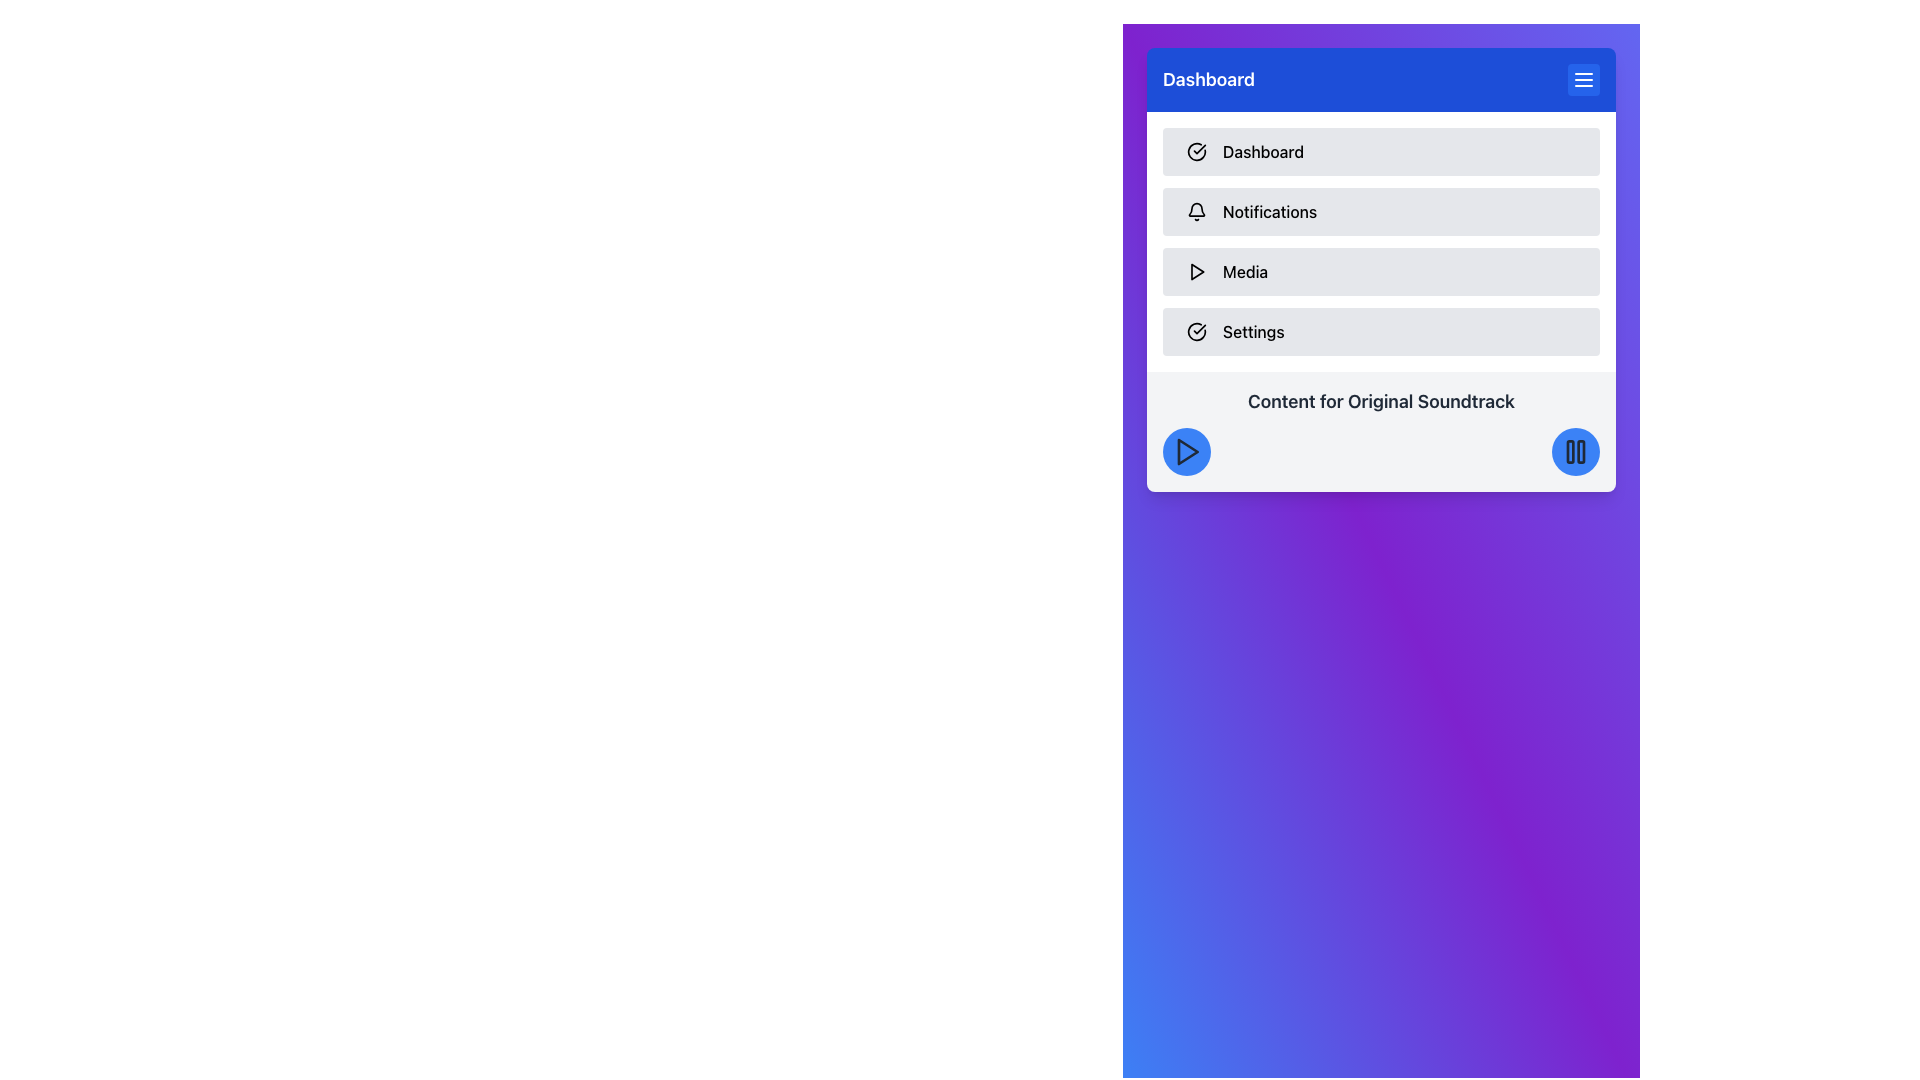 Image resolution: width=1920 pixels, height=1080 pixels. What do you see at coordinates (1186, 451) in the screenshot?
I see `the play button located in the lower-left corner of the content area labeled 'Content for Original Soundtrack', which is the first button in a row of two buttons` at bounding box center [1186, 451].